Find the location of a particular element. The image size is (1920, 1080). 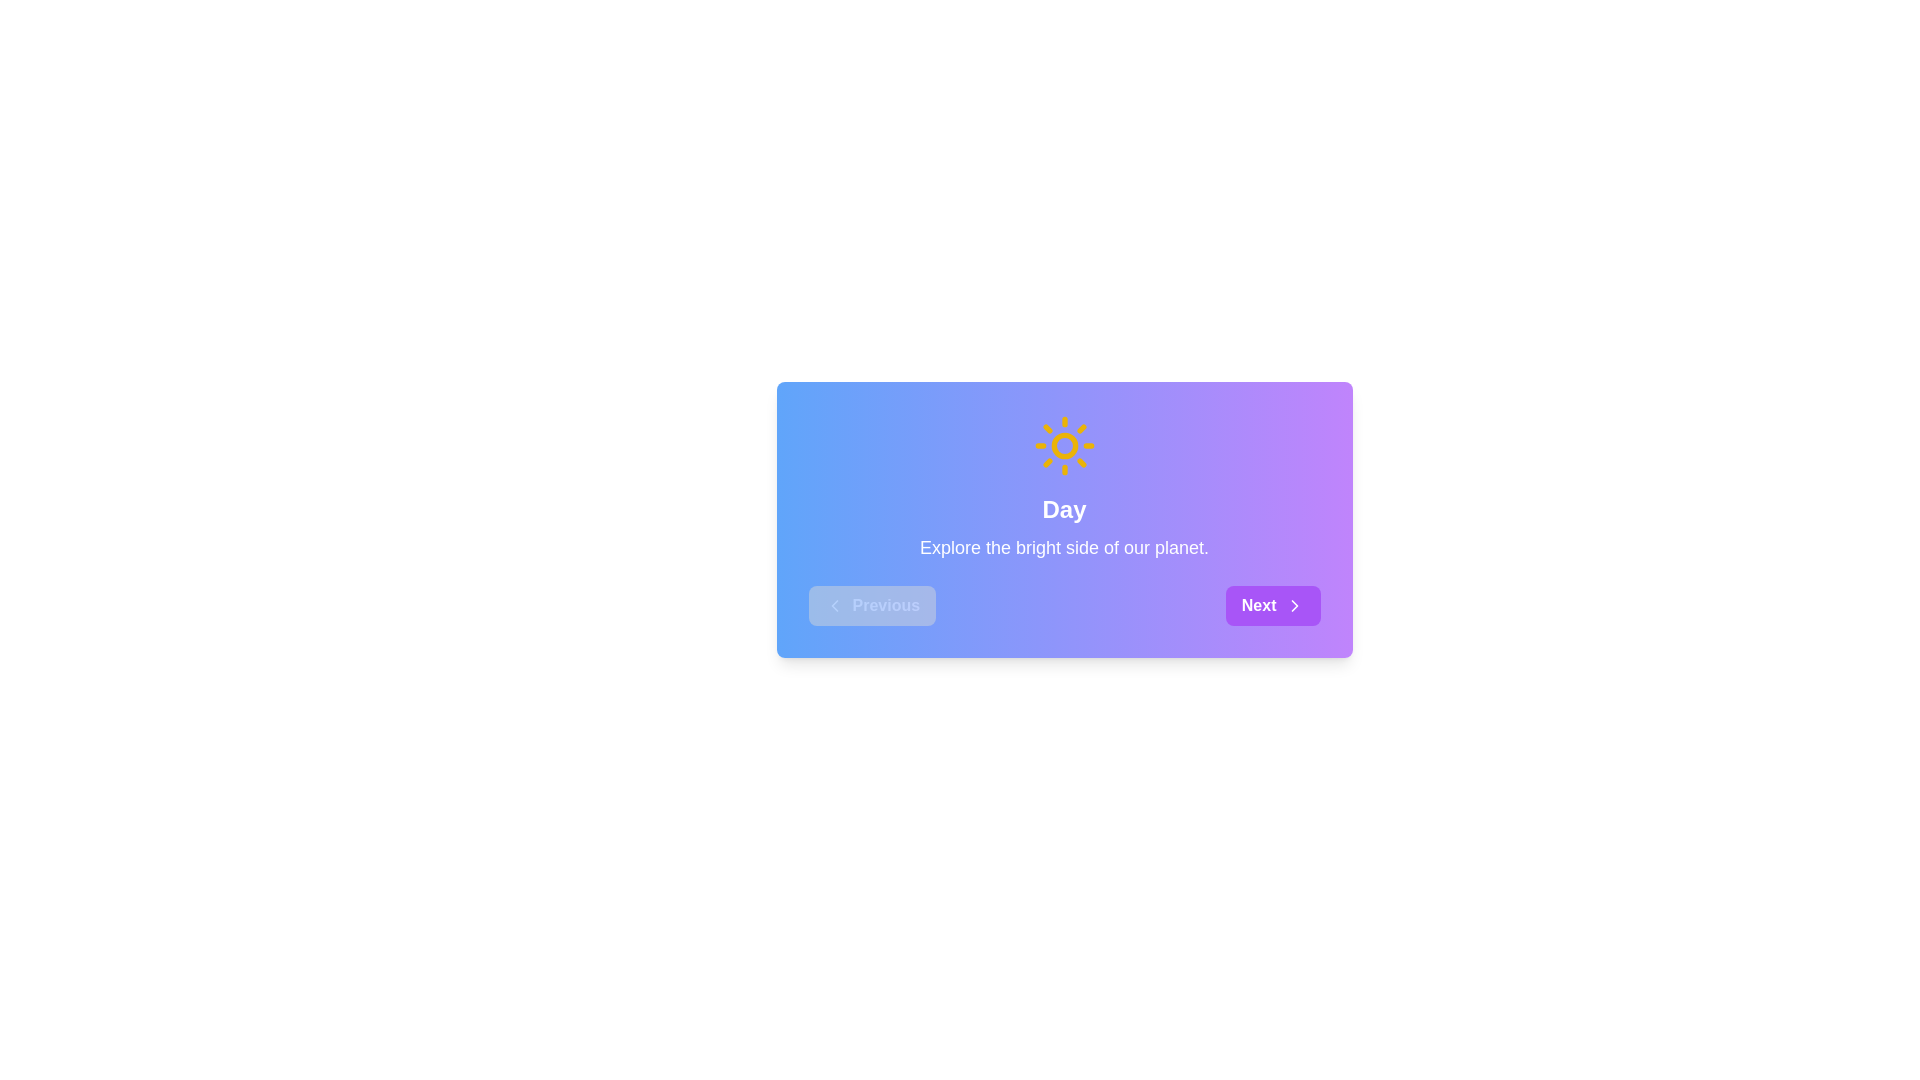

the large, bold text label displaying the word 'Day', which is centrally located below the sun icon graphic is located at coordinates (1063, 508).